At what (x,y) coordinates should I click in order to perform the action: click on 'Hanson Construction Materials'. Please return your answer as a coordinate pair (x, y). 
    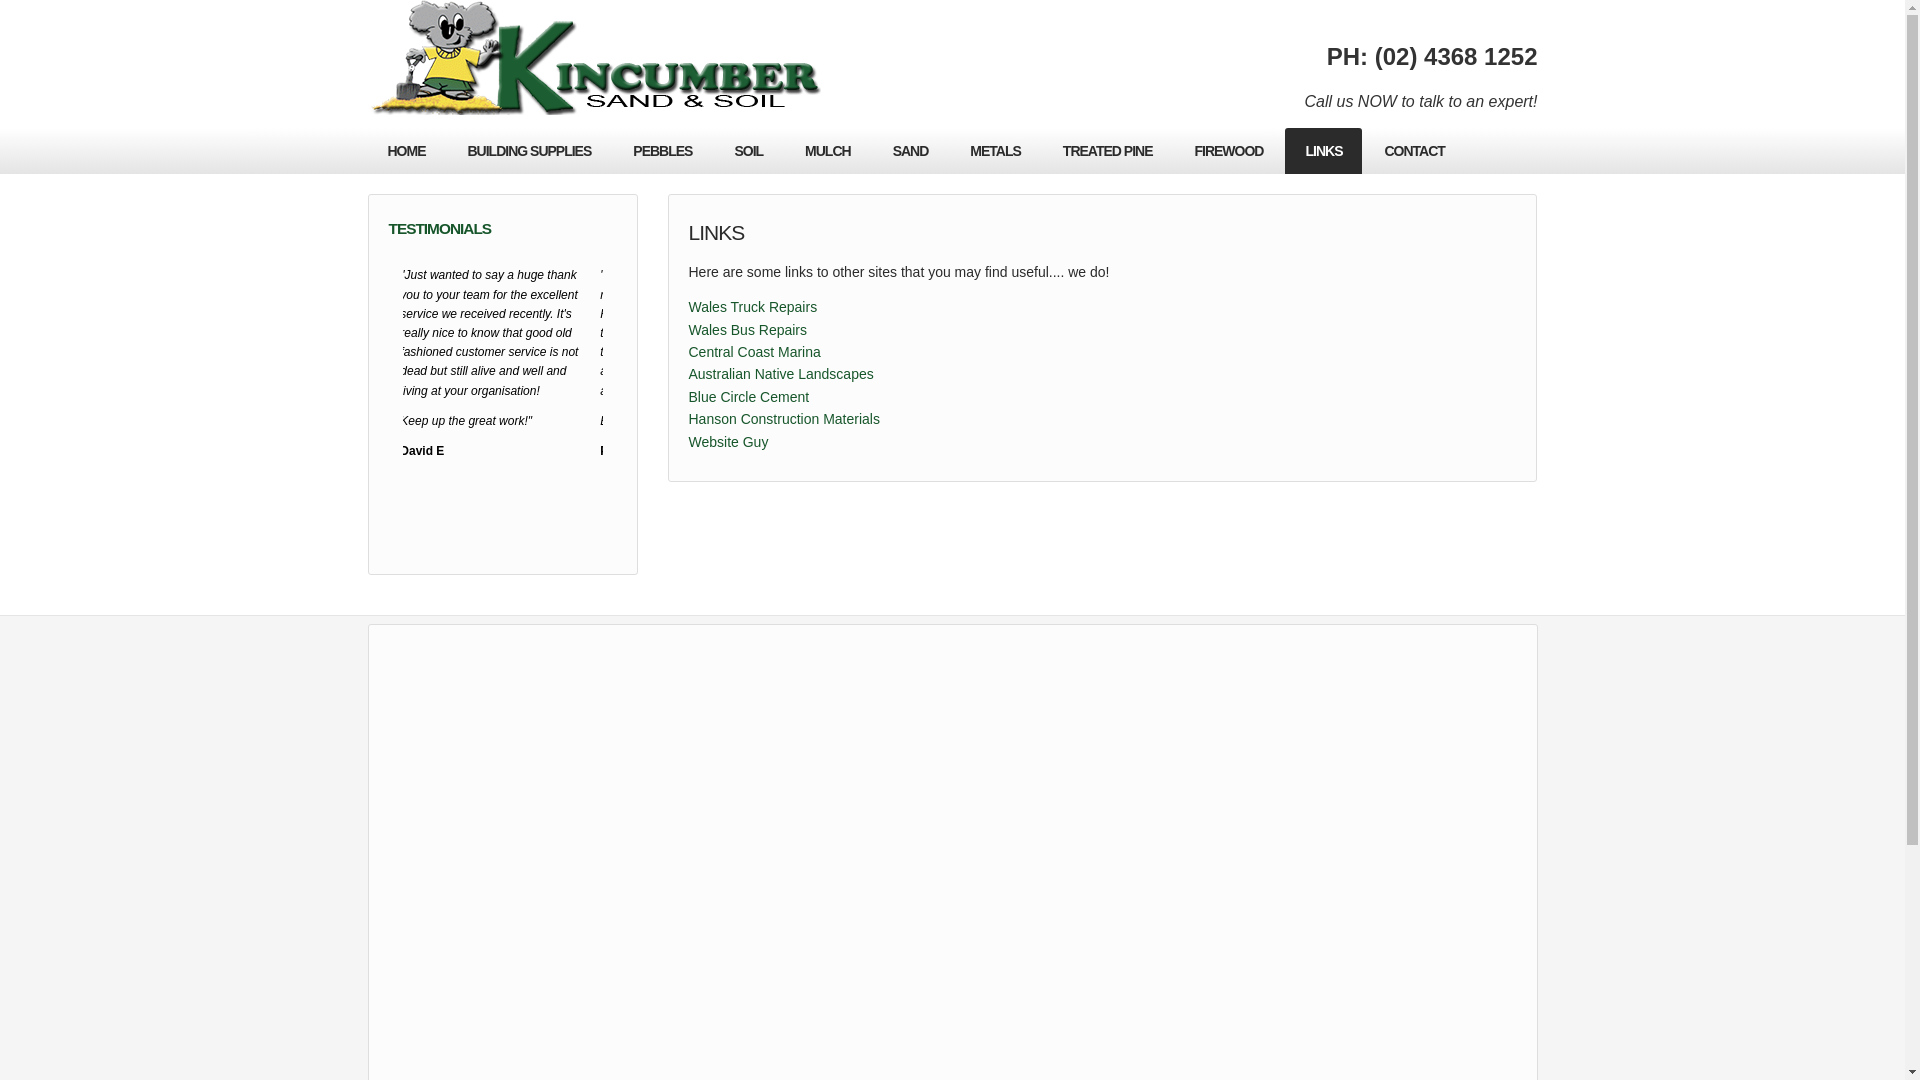
    Looking at the image, I should click on (782, 418).